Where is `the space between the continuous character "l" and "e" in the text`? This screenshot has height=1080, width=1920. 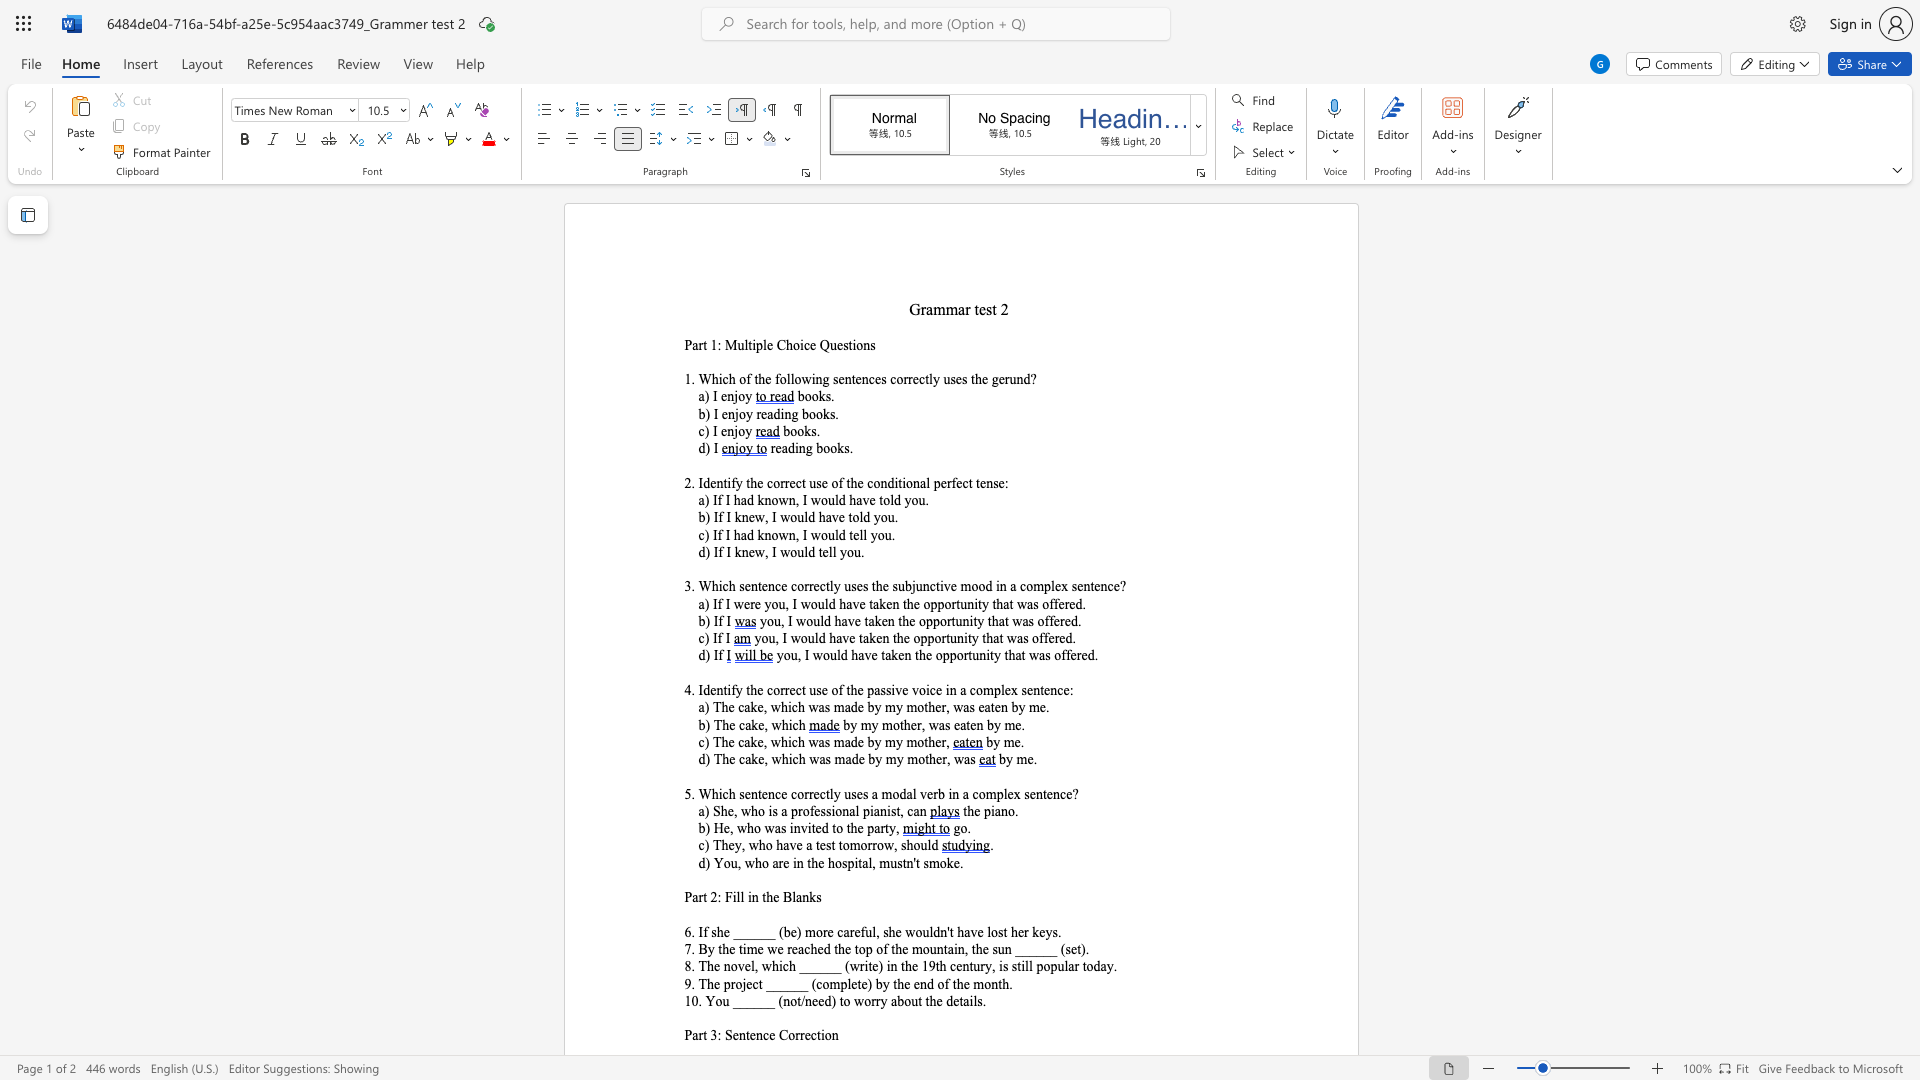
the space between the continuous character "l" and "e" in the text is located at coordinates (1008, 793).